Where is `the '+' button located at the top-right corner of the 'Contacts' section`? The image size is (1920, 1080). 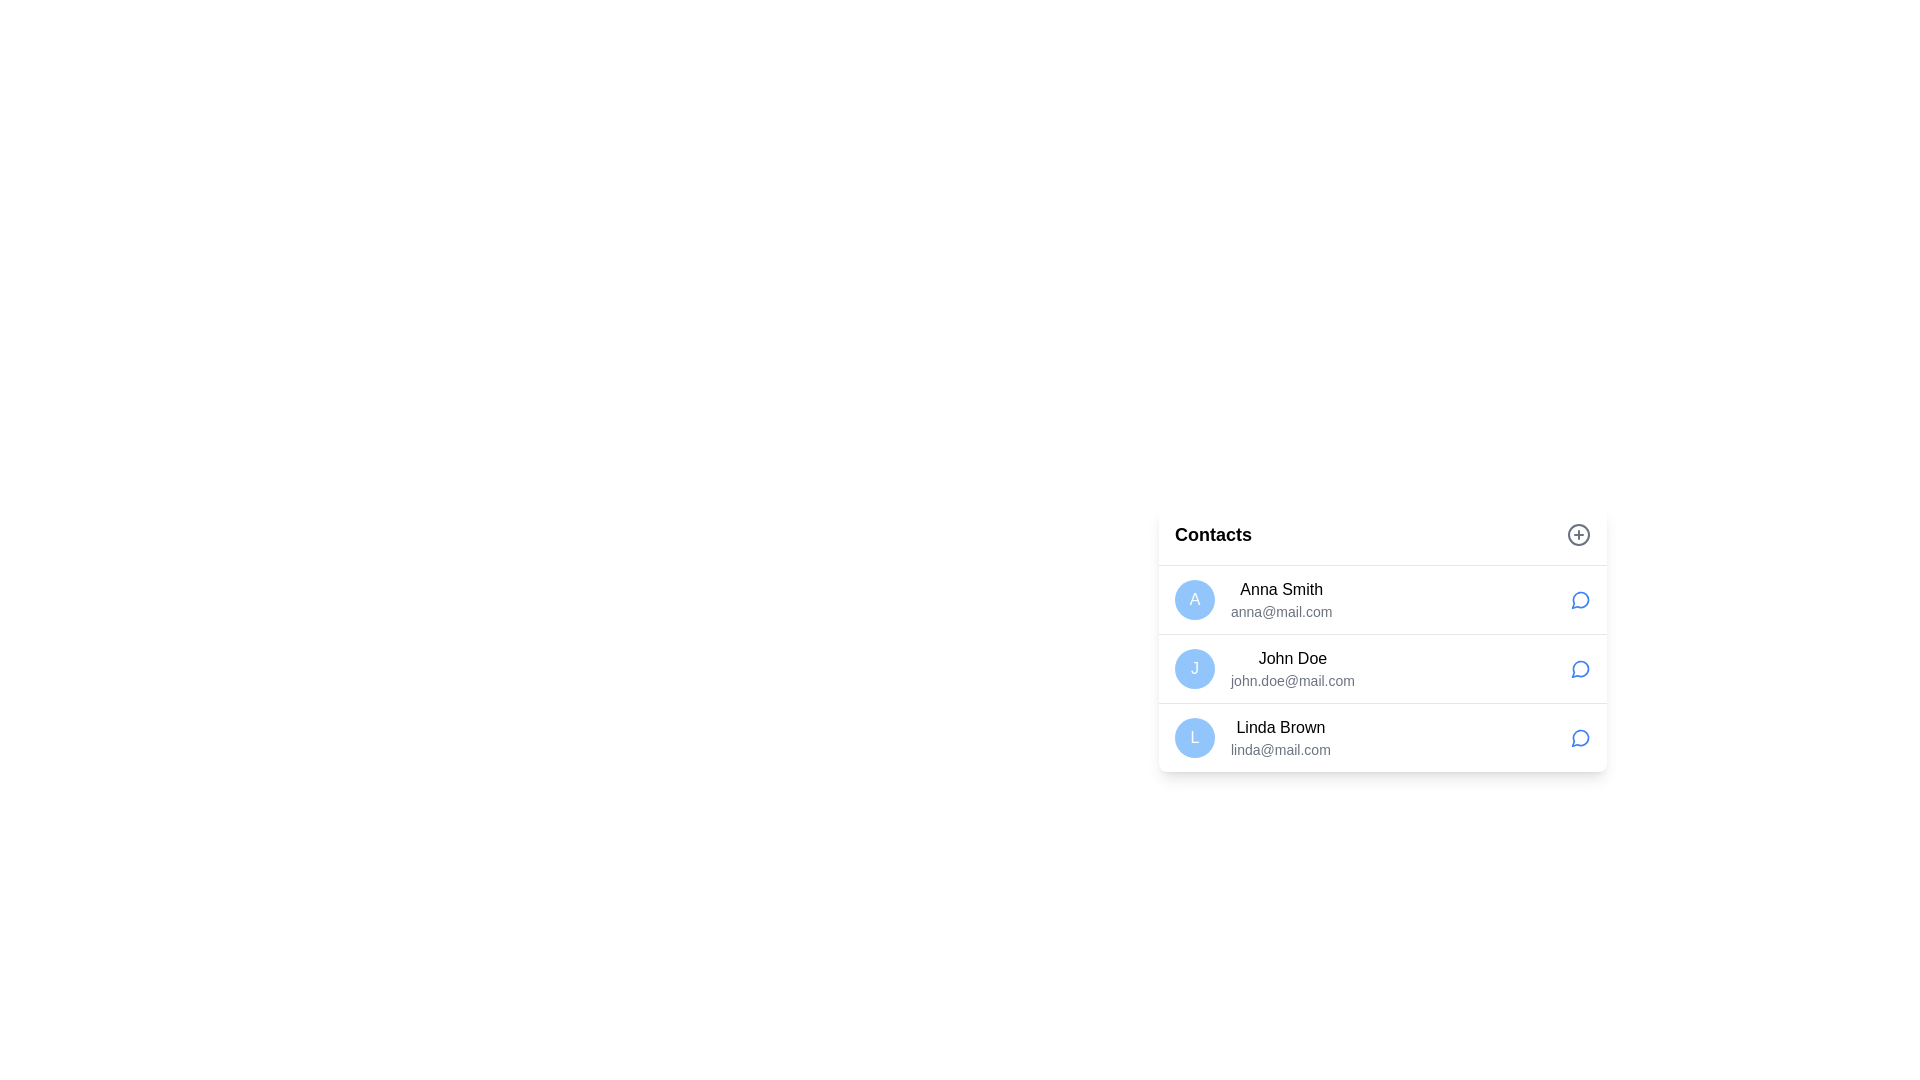
the '+' button located at the top-right corner of the 'Contacts' section is located at coordinates (1578, 534).